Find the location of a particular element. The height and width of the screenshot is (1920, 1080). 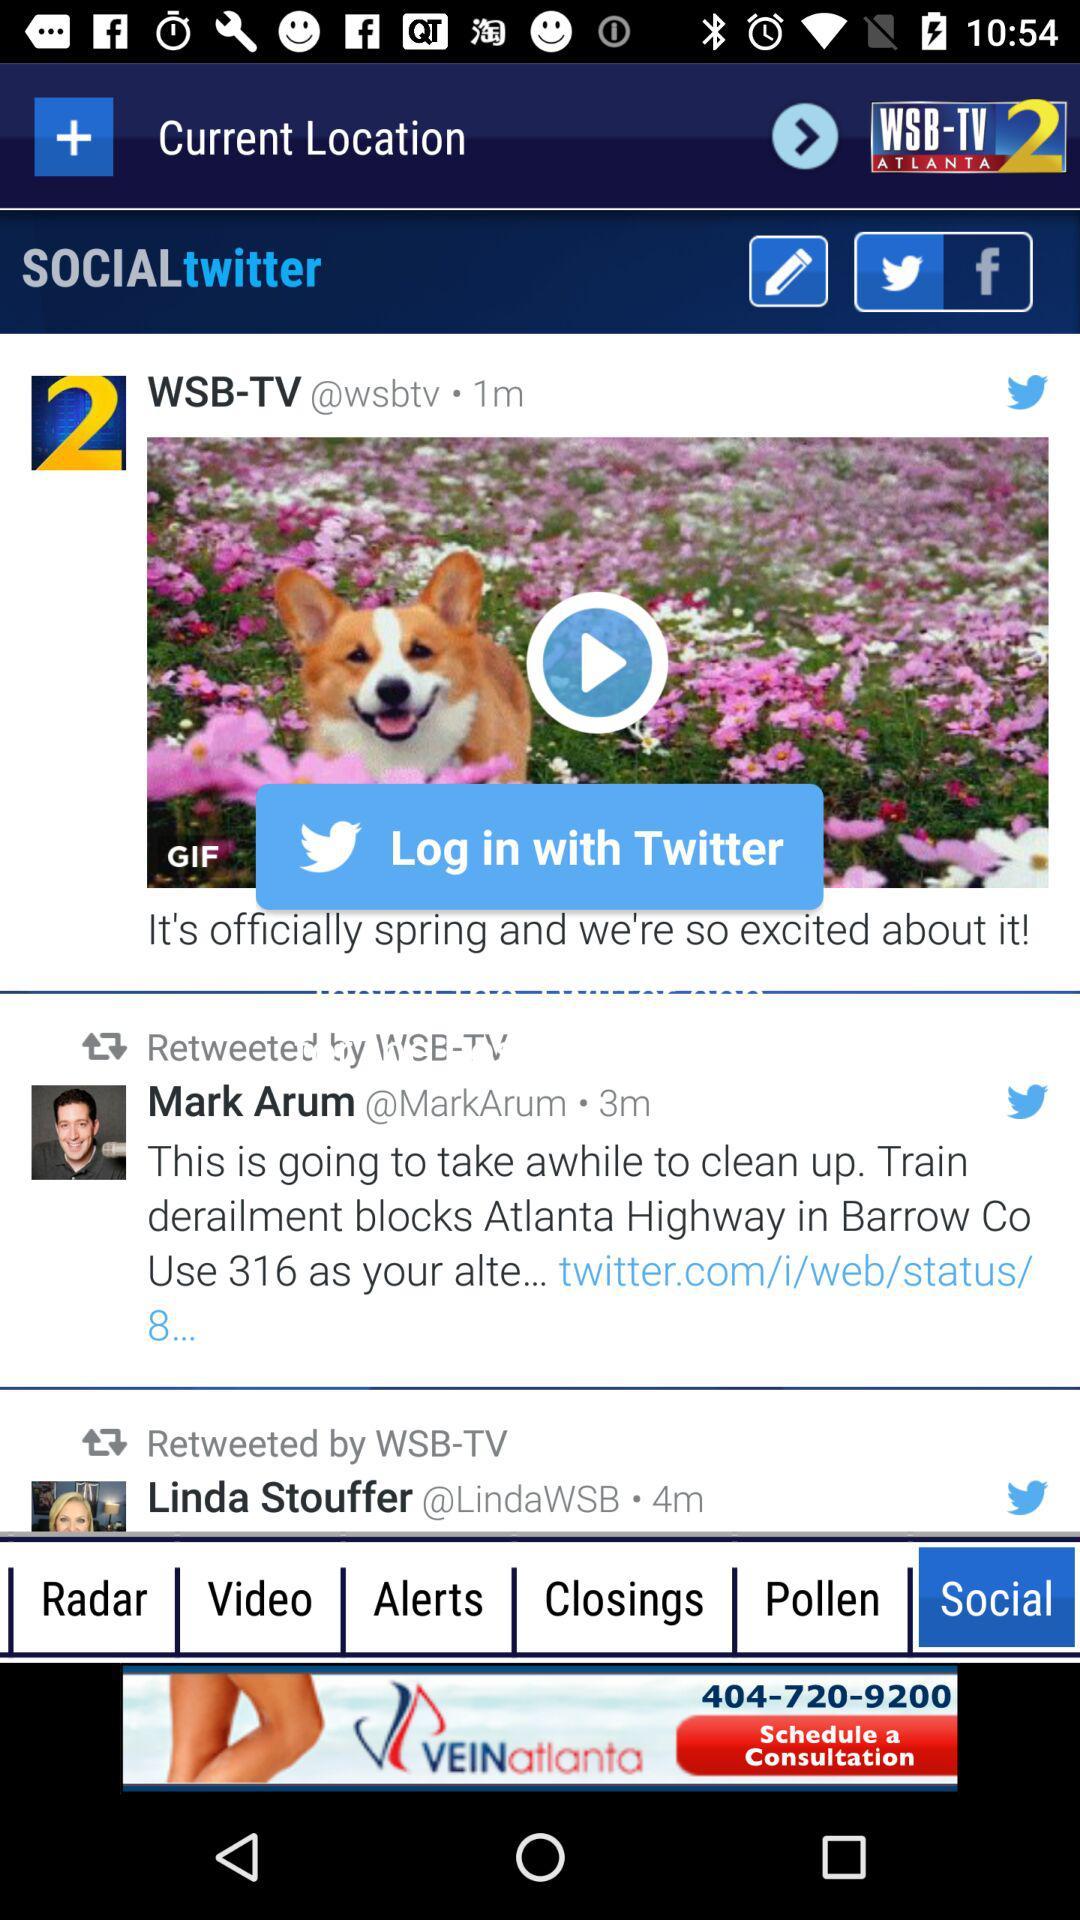

a new location is located at coordinates (72, 135).